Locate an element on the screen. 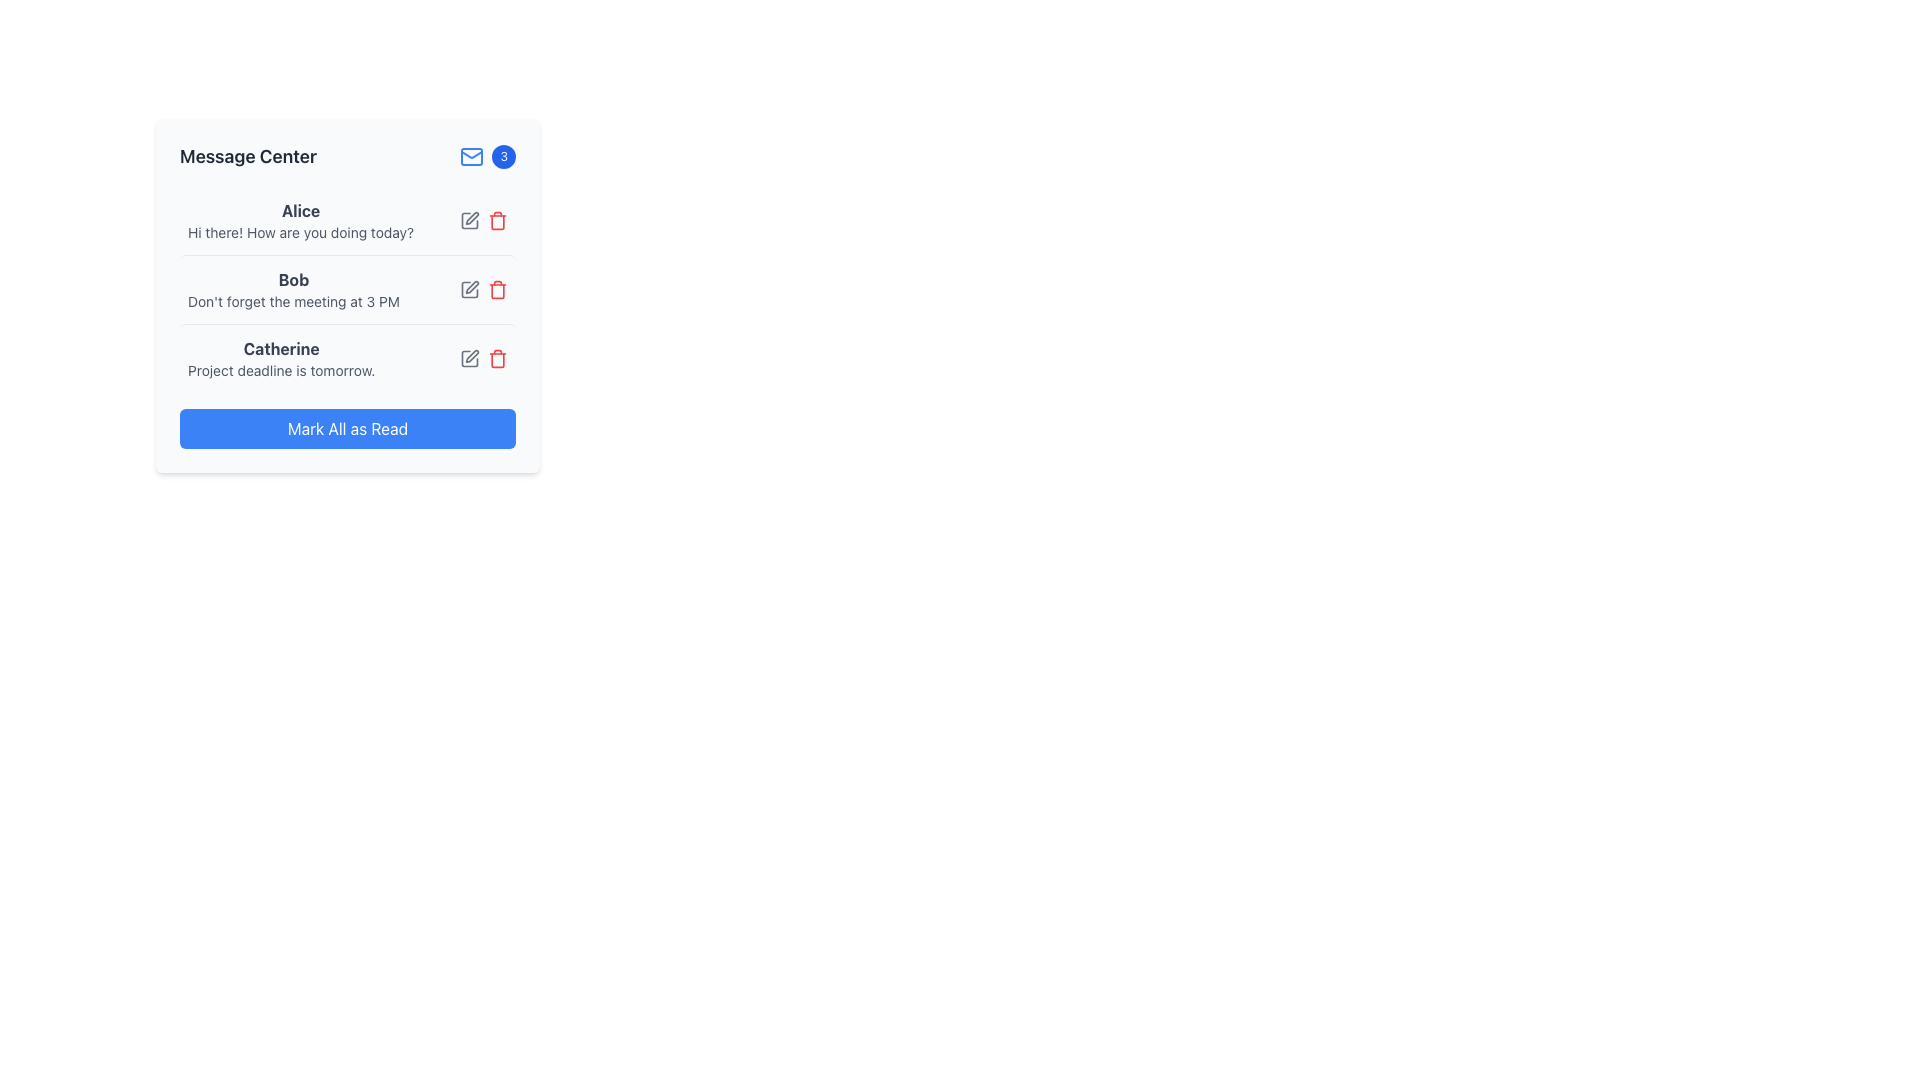 This screenshot has height=1080, width=1920. the edit button icon located to the right of the name 'Bob' and the message 'Don't forget the meeting at 3 PM' is located at coordinates (469, 289).